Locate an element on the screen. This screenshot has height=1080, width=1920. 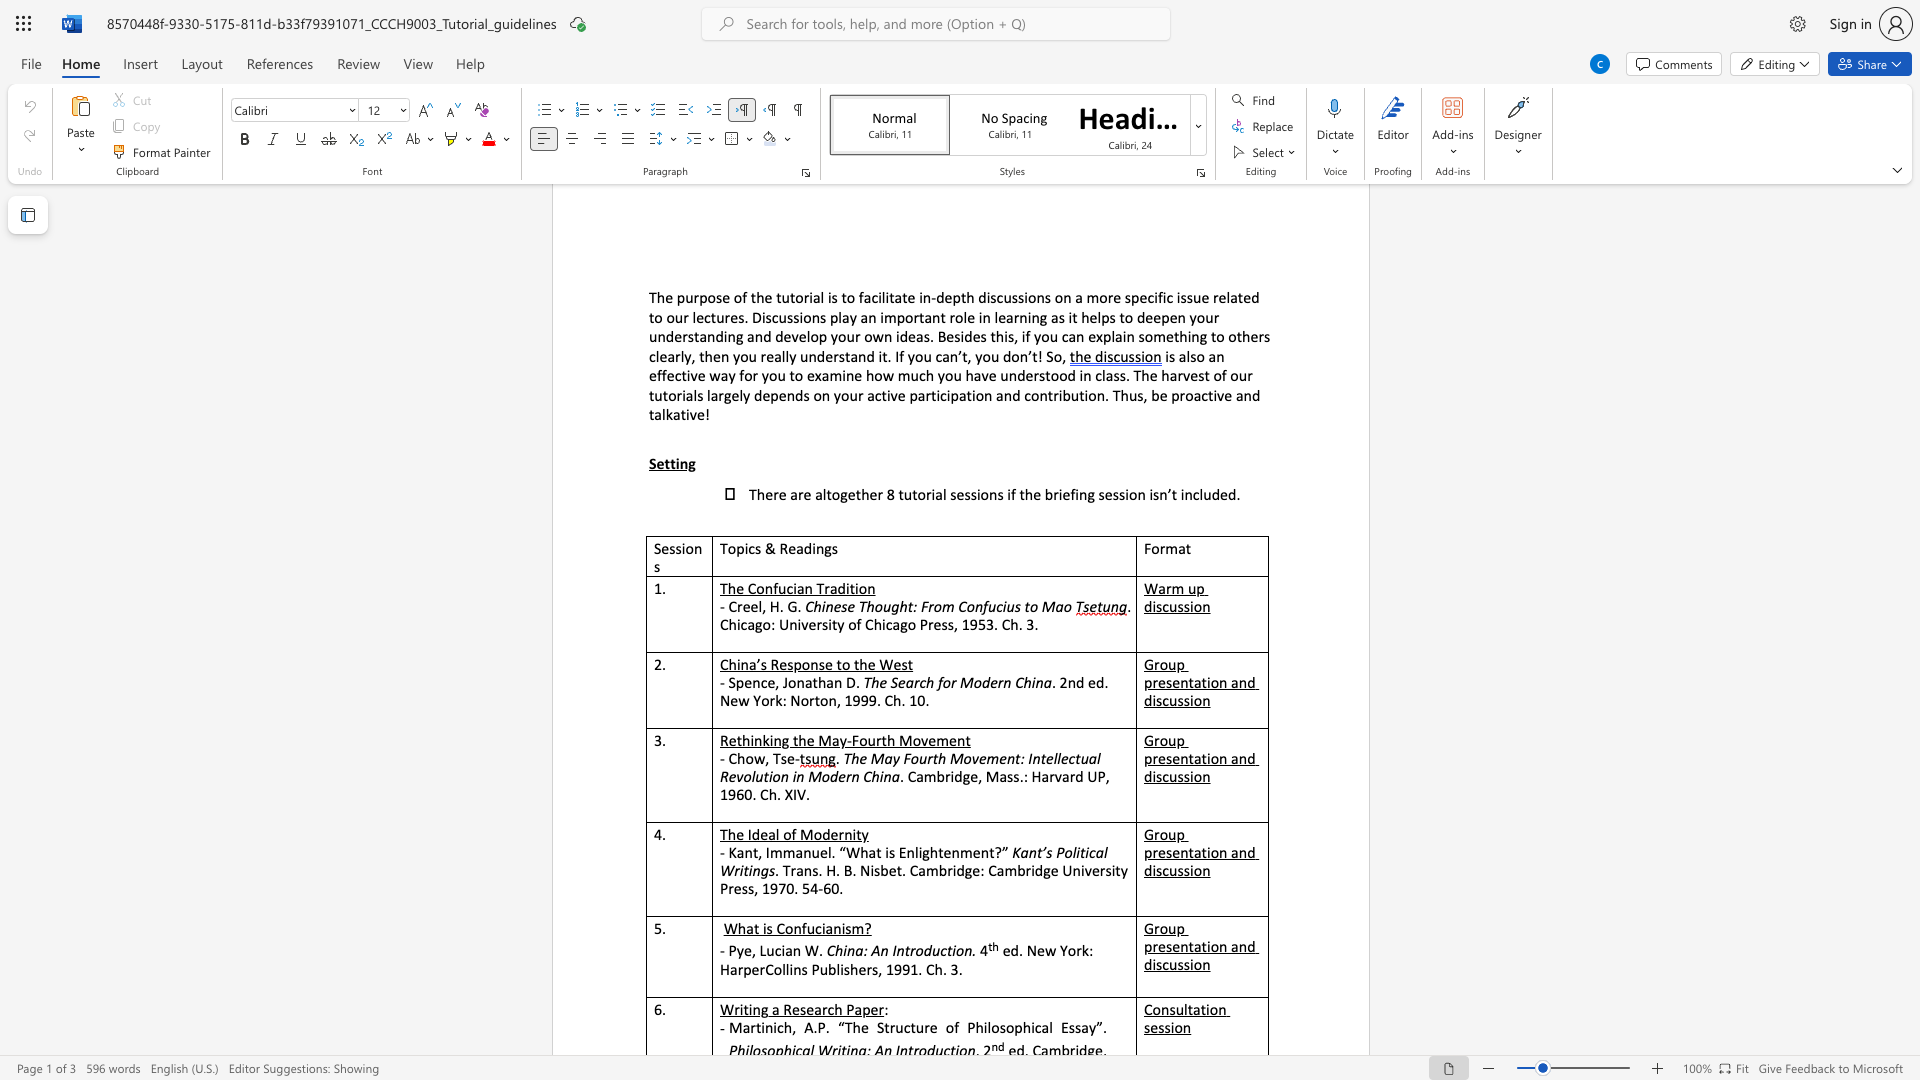
the subset text "a Resea" within the text "a Research Paper" is located at coordinates (771, 1009).